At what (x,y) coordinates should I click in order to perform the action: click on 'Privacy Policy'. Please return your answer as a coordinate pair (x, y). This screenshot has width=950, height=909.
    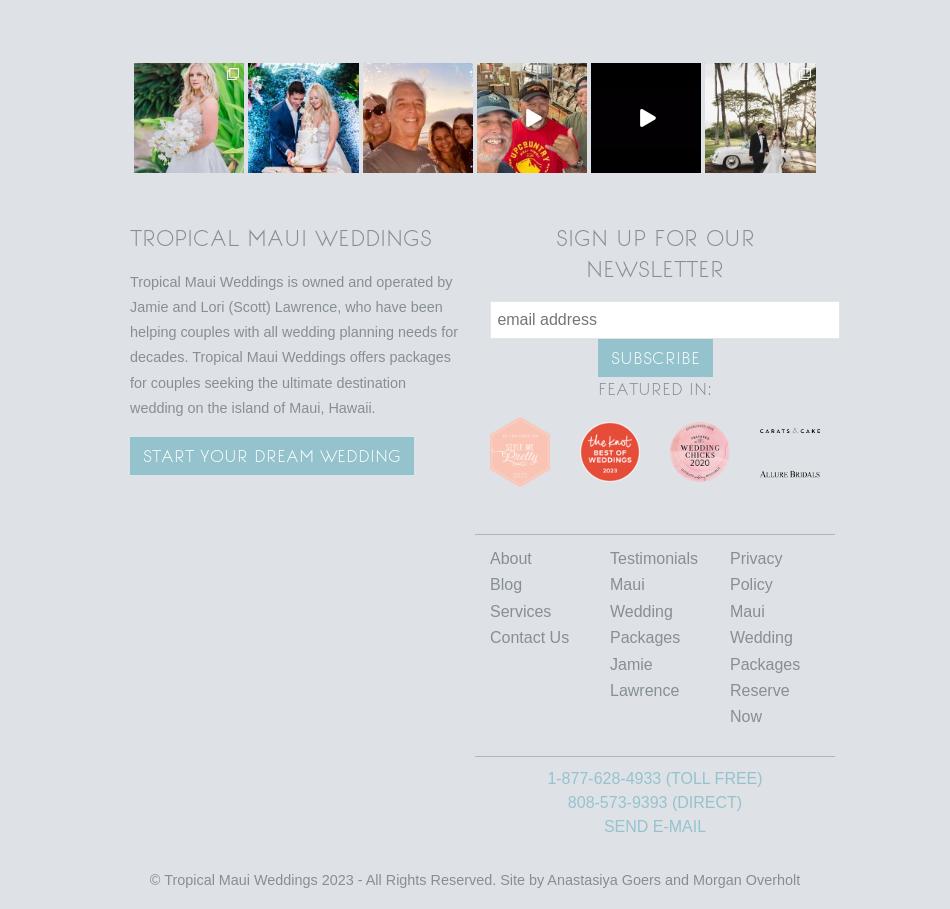
    Looking at the image, I should click on (728, 570).